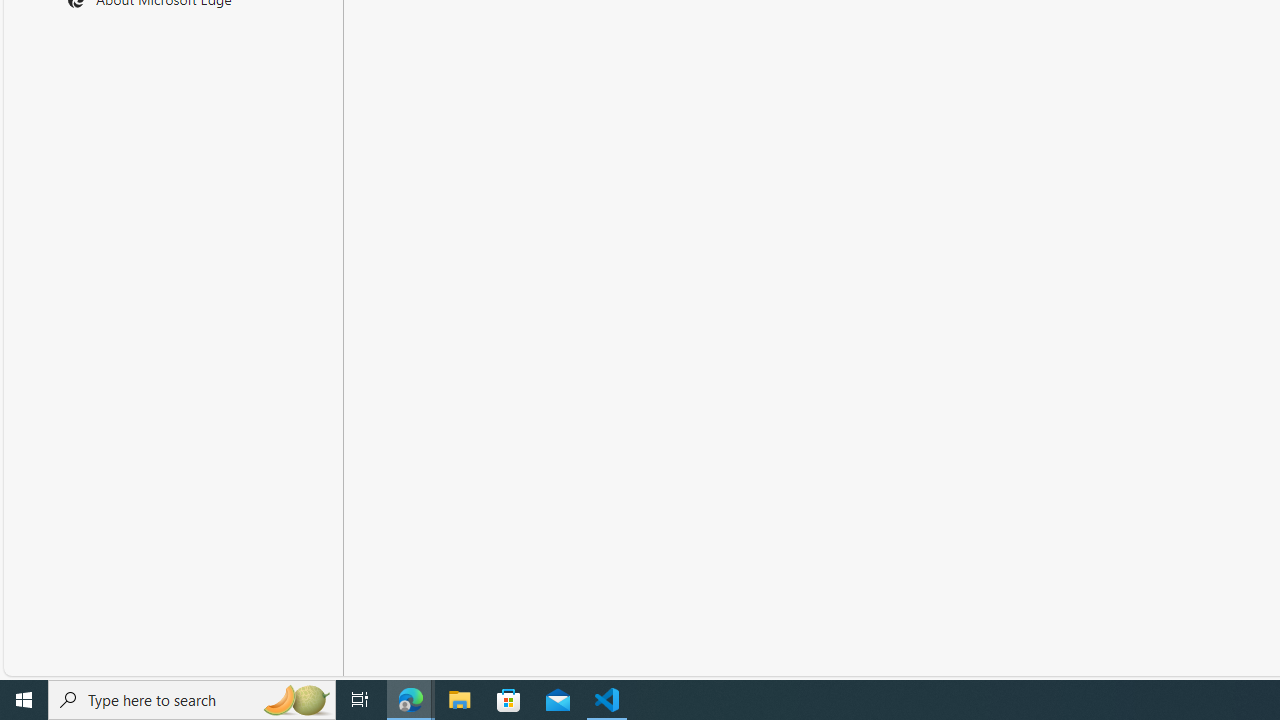 This screenshot has width=1280, height=720. What do you see at coordinates (410, 698) in the screenshot?
I see `'Microsoft Edge - 2 running windows'` at bounding box center [410, 698].